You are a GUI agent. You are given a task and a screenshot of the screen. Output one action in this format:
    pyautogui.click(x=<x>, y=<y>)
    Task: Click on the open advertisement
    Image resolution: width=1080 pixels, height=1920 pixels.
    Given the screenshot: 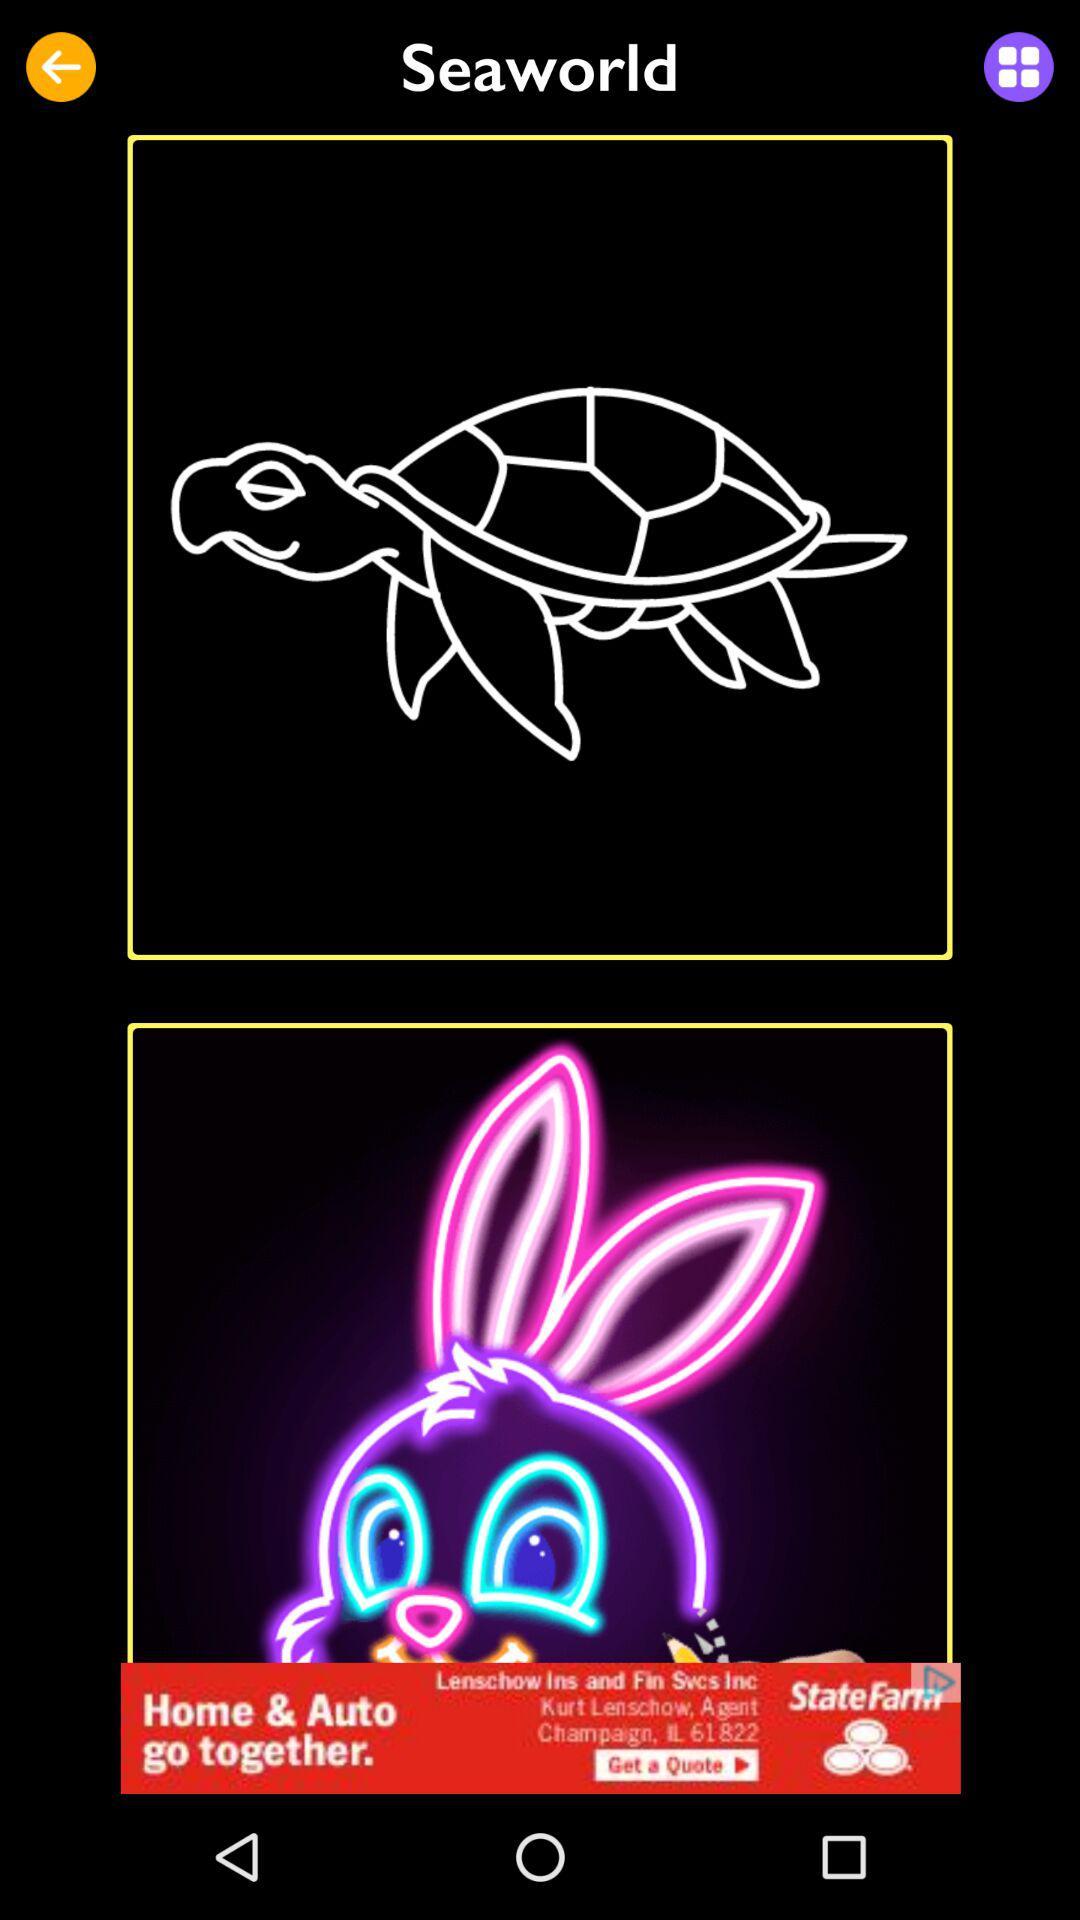 What is the action you would take?
    pyautogui.click(x=540, y=1727)
    